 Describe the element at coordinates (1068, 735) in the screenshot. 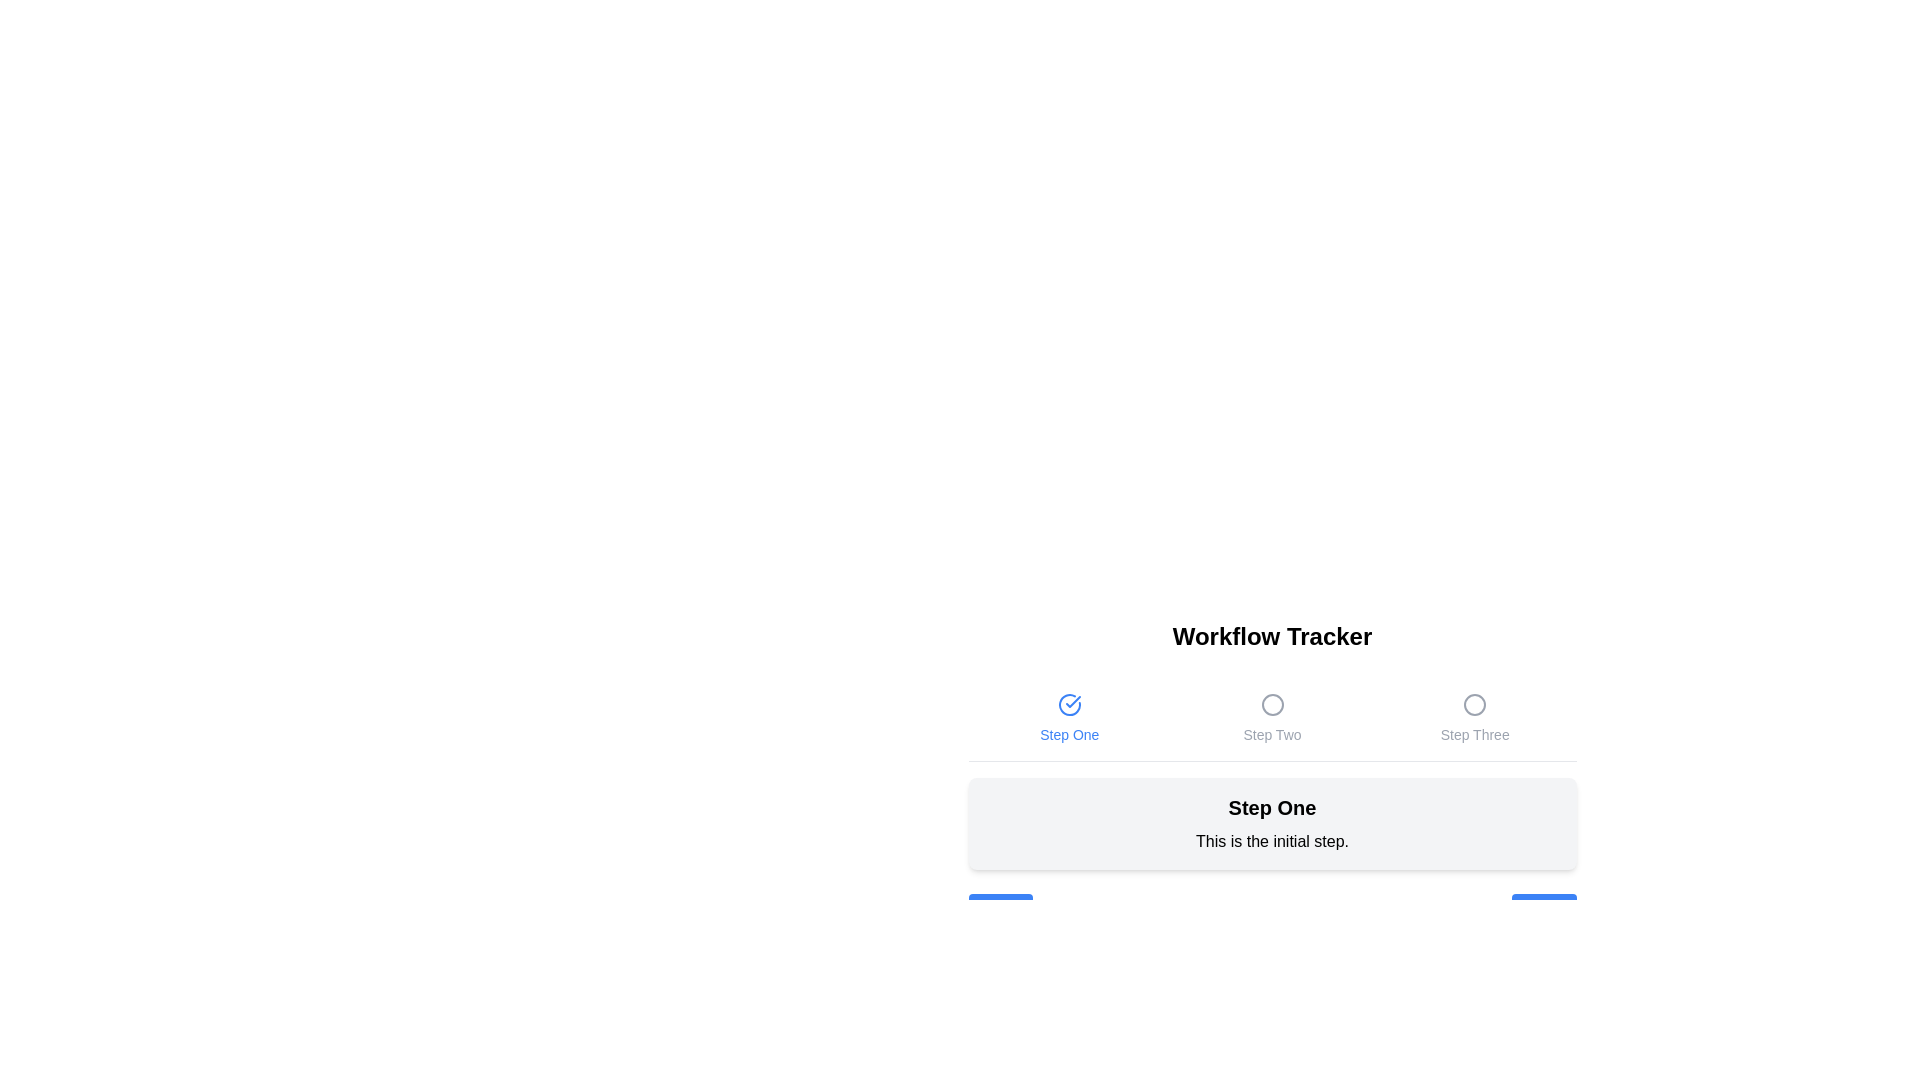

I see `the text label reading 'Step One' styled in blue font, which is positioned below a circular check mark icon, indicating the first step in a process` at that location.